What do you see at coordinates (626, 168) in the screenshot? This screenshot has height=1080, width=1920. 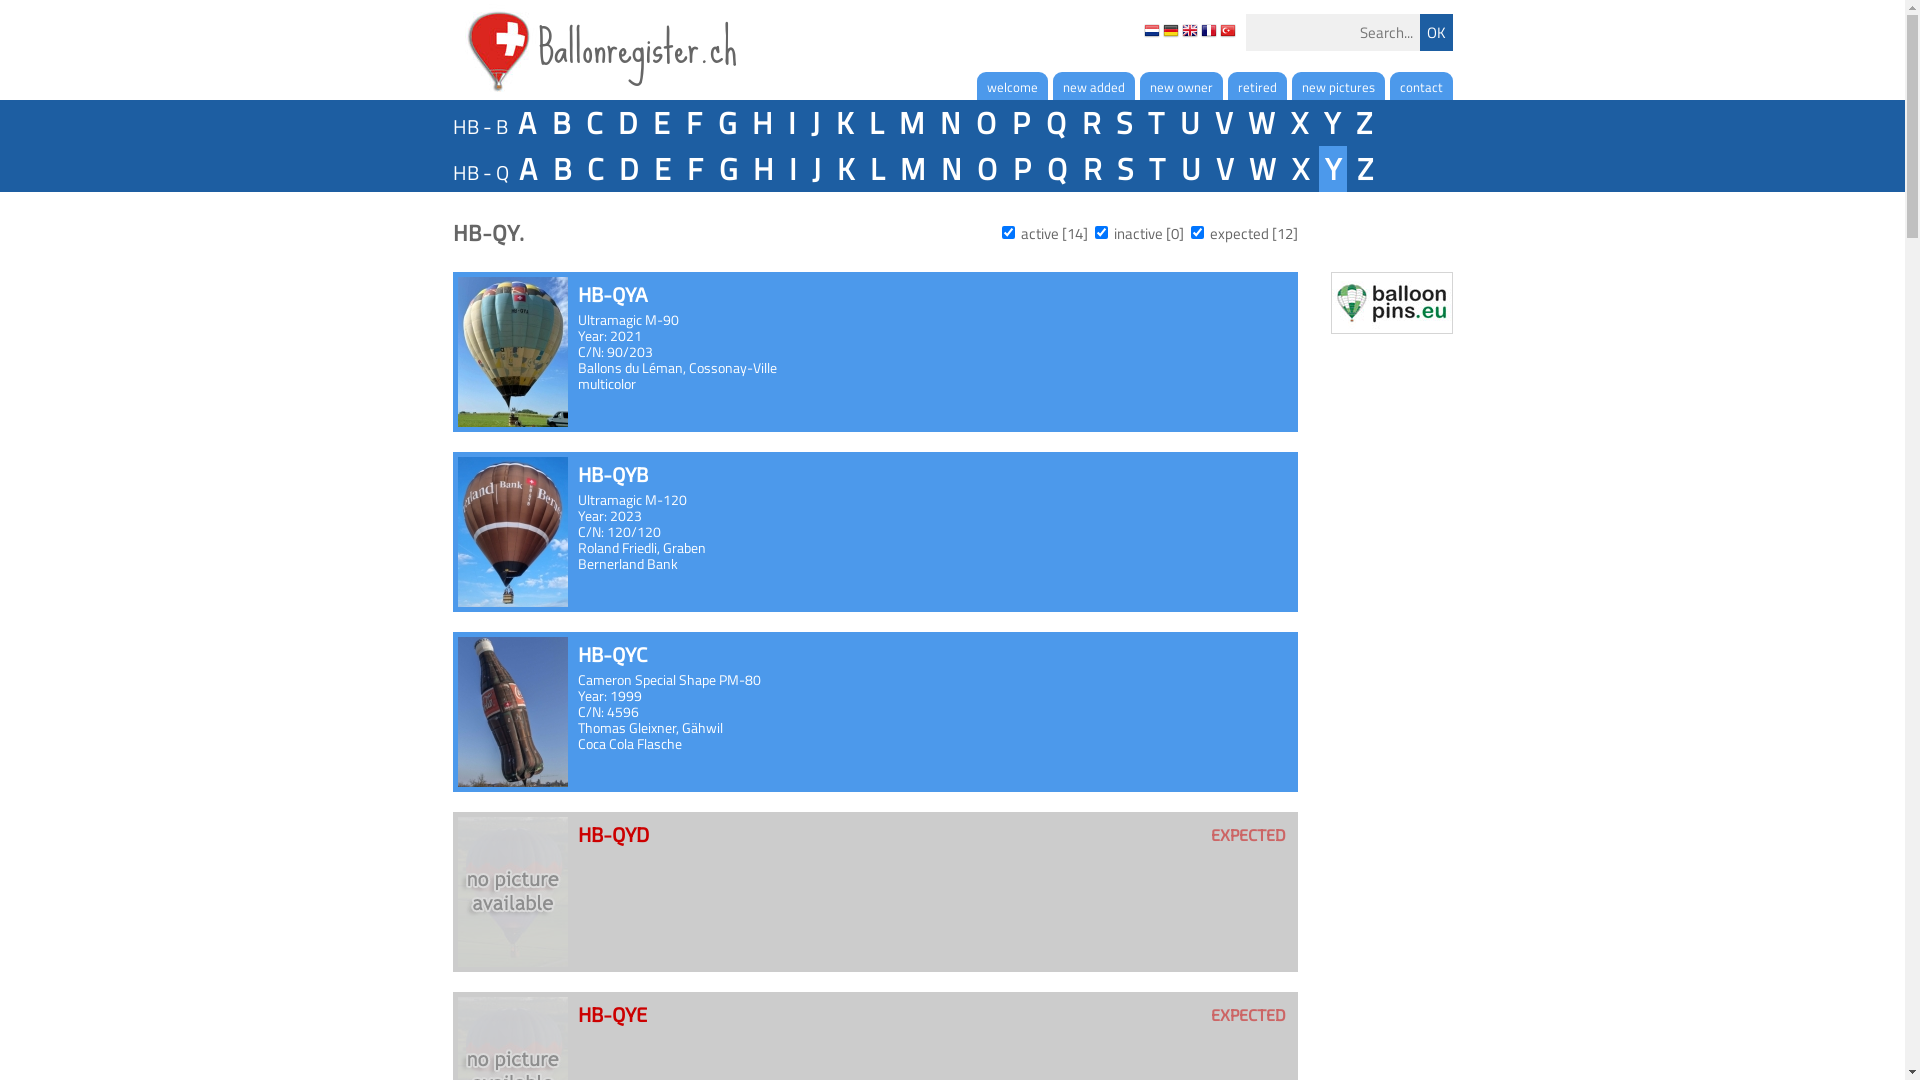 I see `'D'` at bounding box center [626, 168].